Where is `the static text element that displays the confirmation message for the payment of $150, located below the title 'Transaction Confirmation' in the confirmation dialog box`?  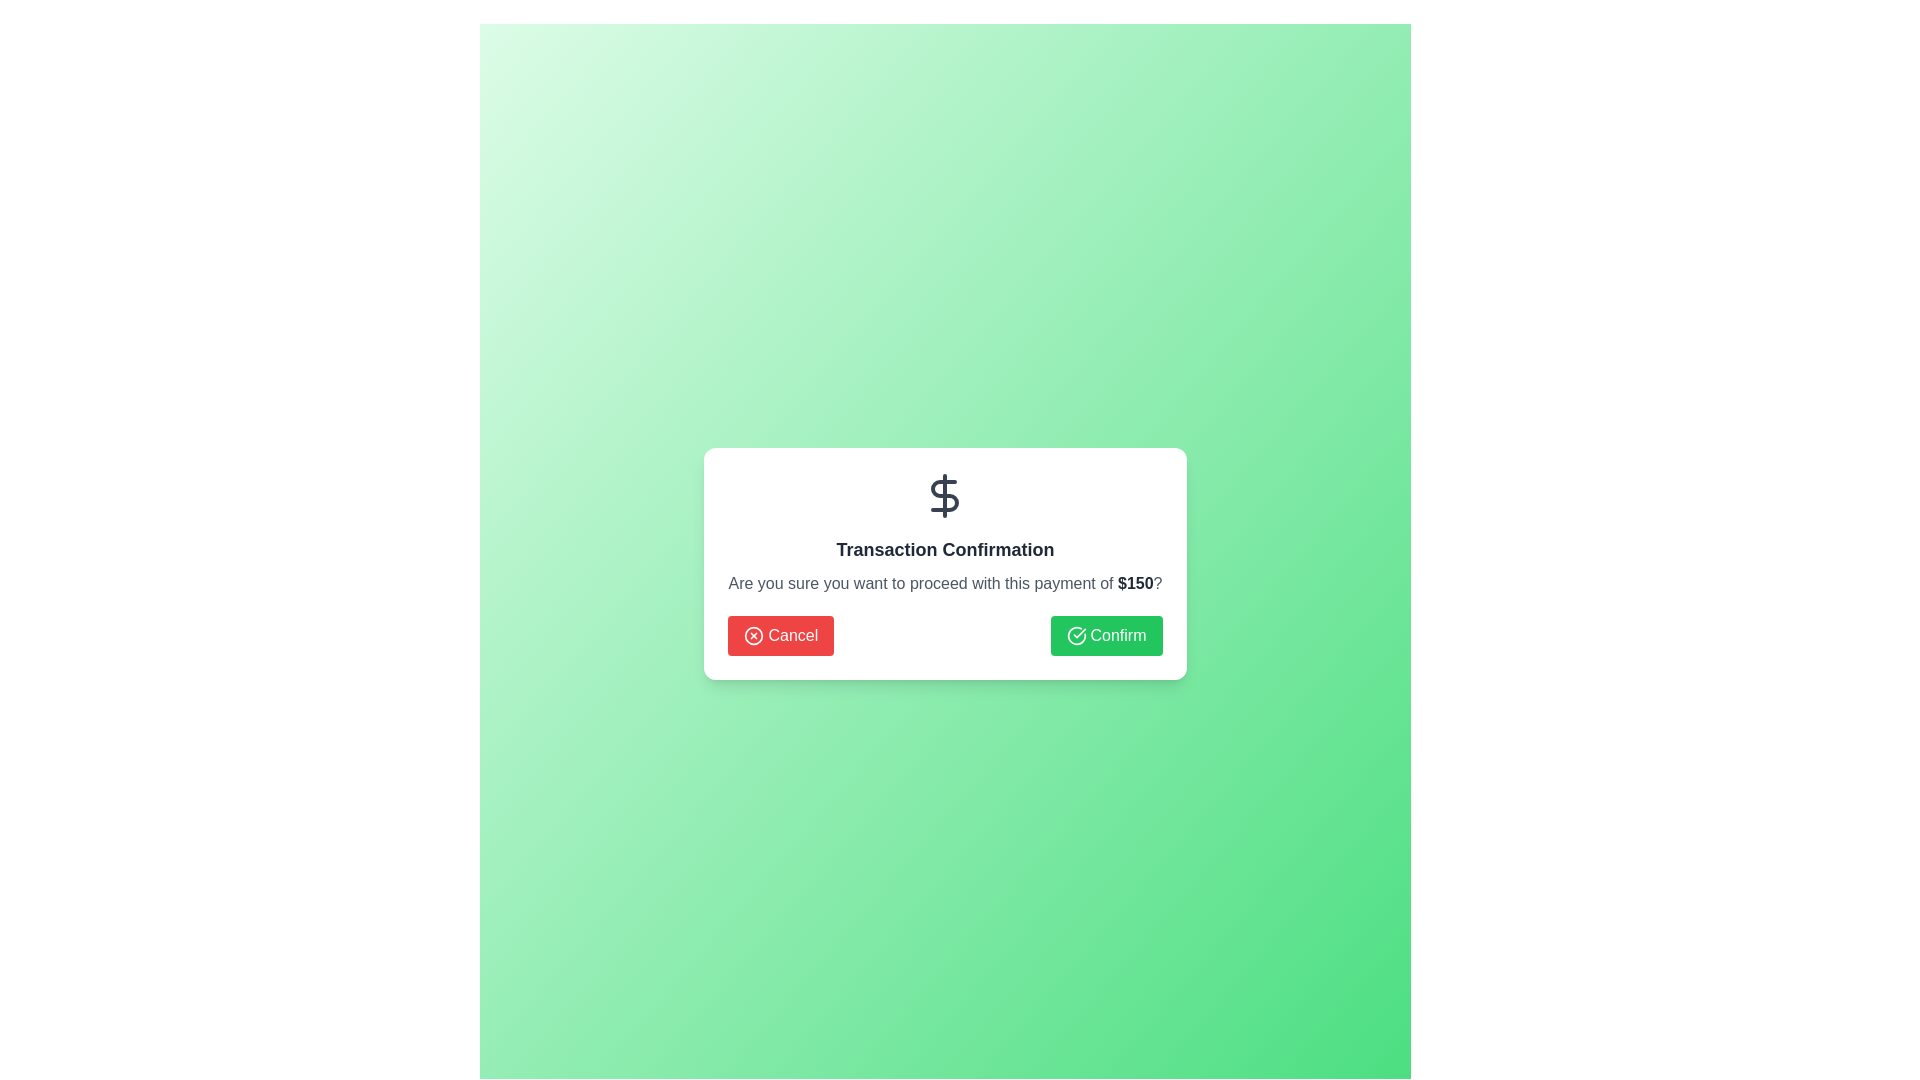
the static text element that displays the confirmation message for the payment of $150, located below the title 'Transaction Confirmation' in the confirmation dialog box is located at coordinates (944, 583).